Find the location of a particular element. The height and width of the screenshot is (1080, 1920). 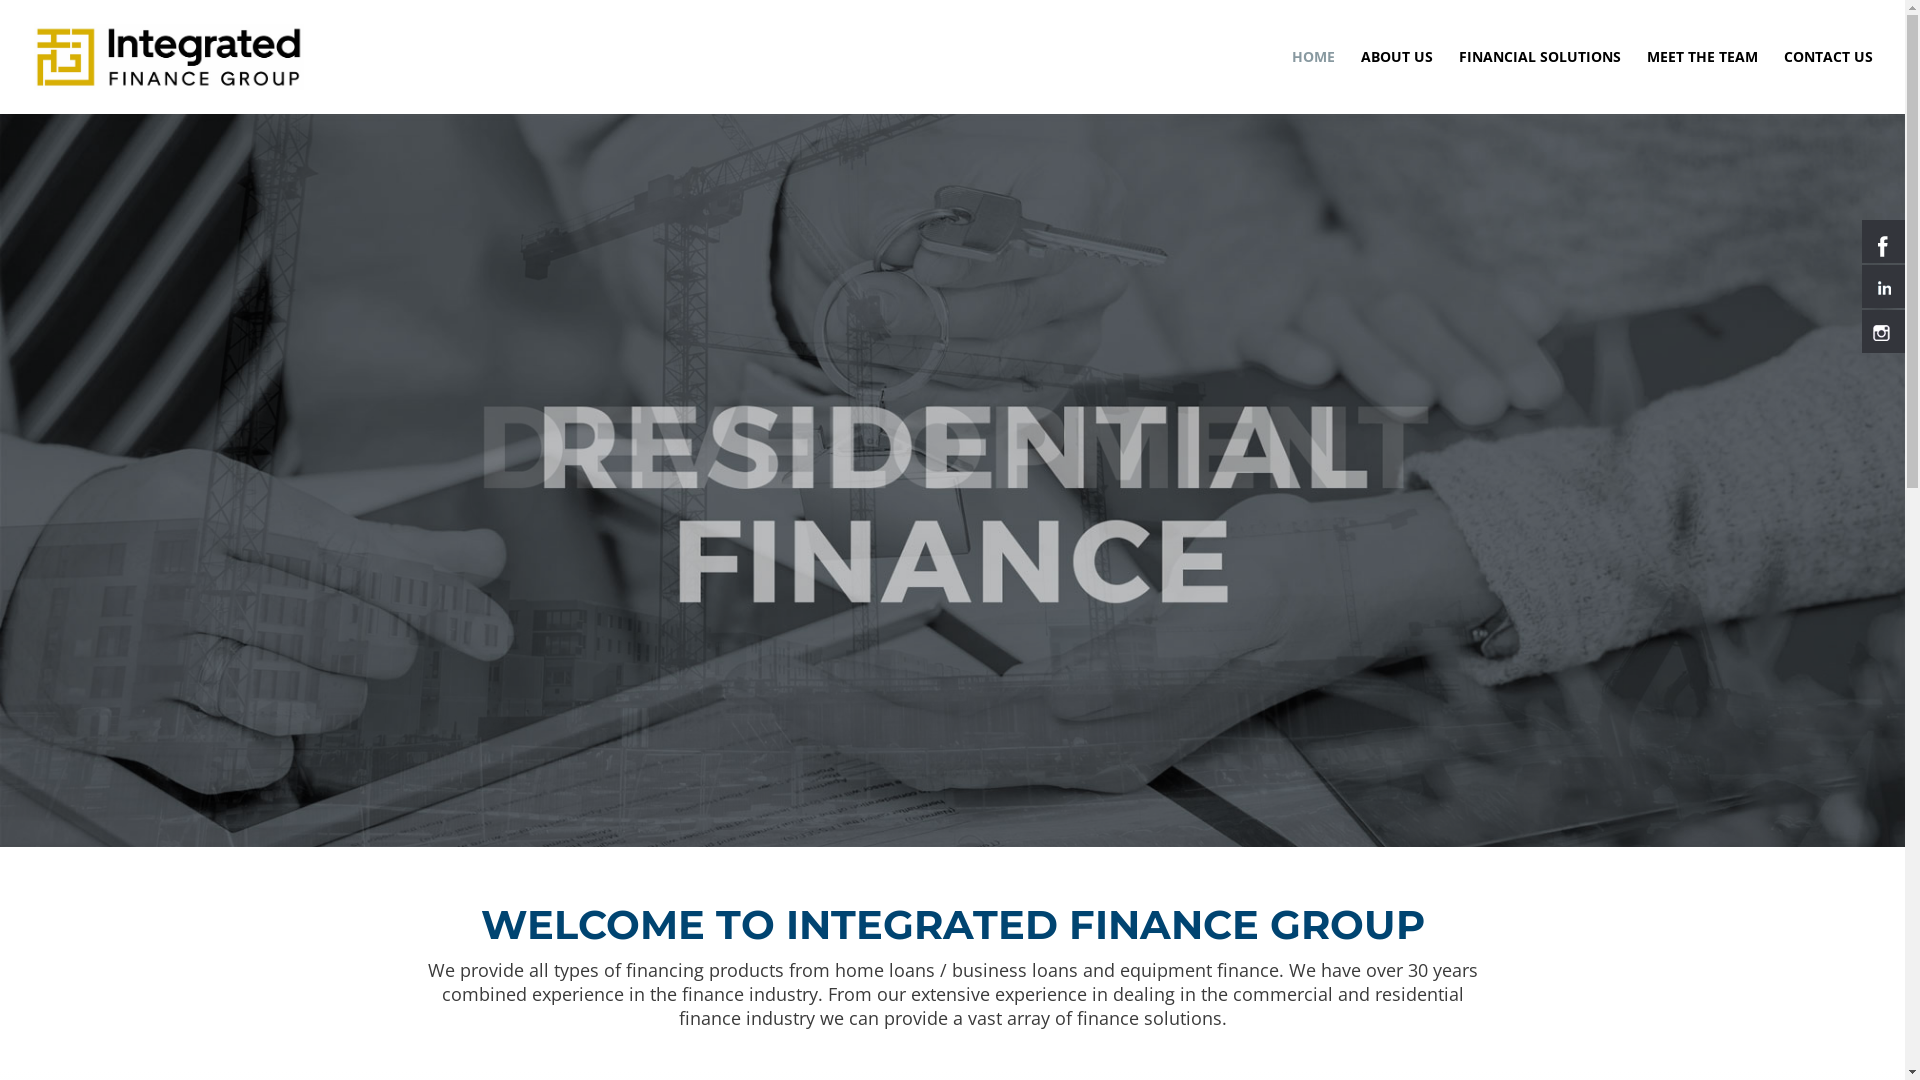

'ABOUT US' is located at coordinates (1395, 80).